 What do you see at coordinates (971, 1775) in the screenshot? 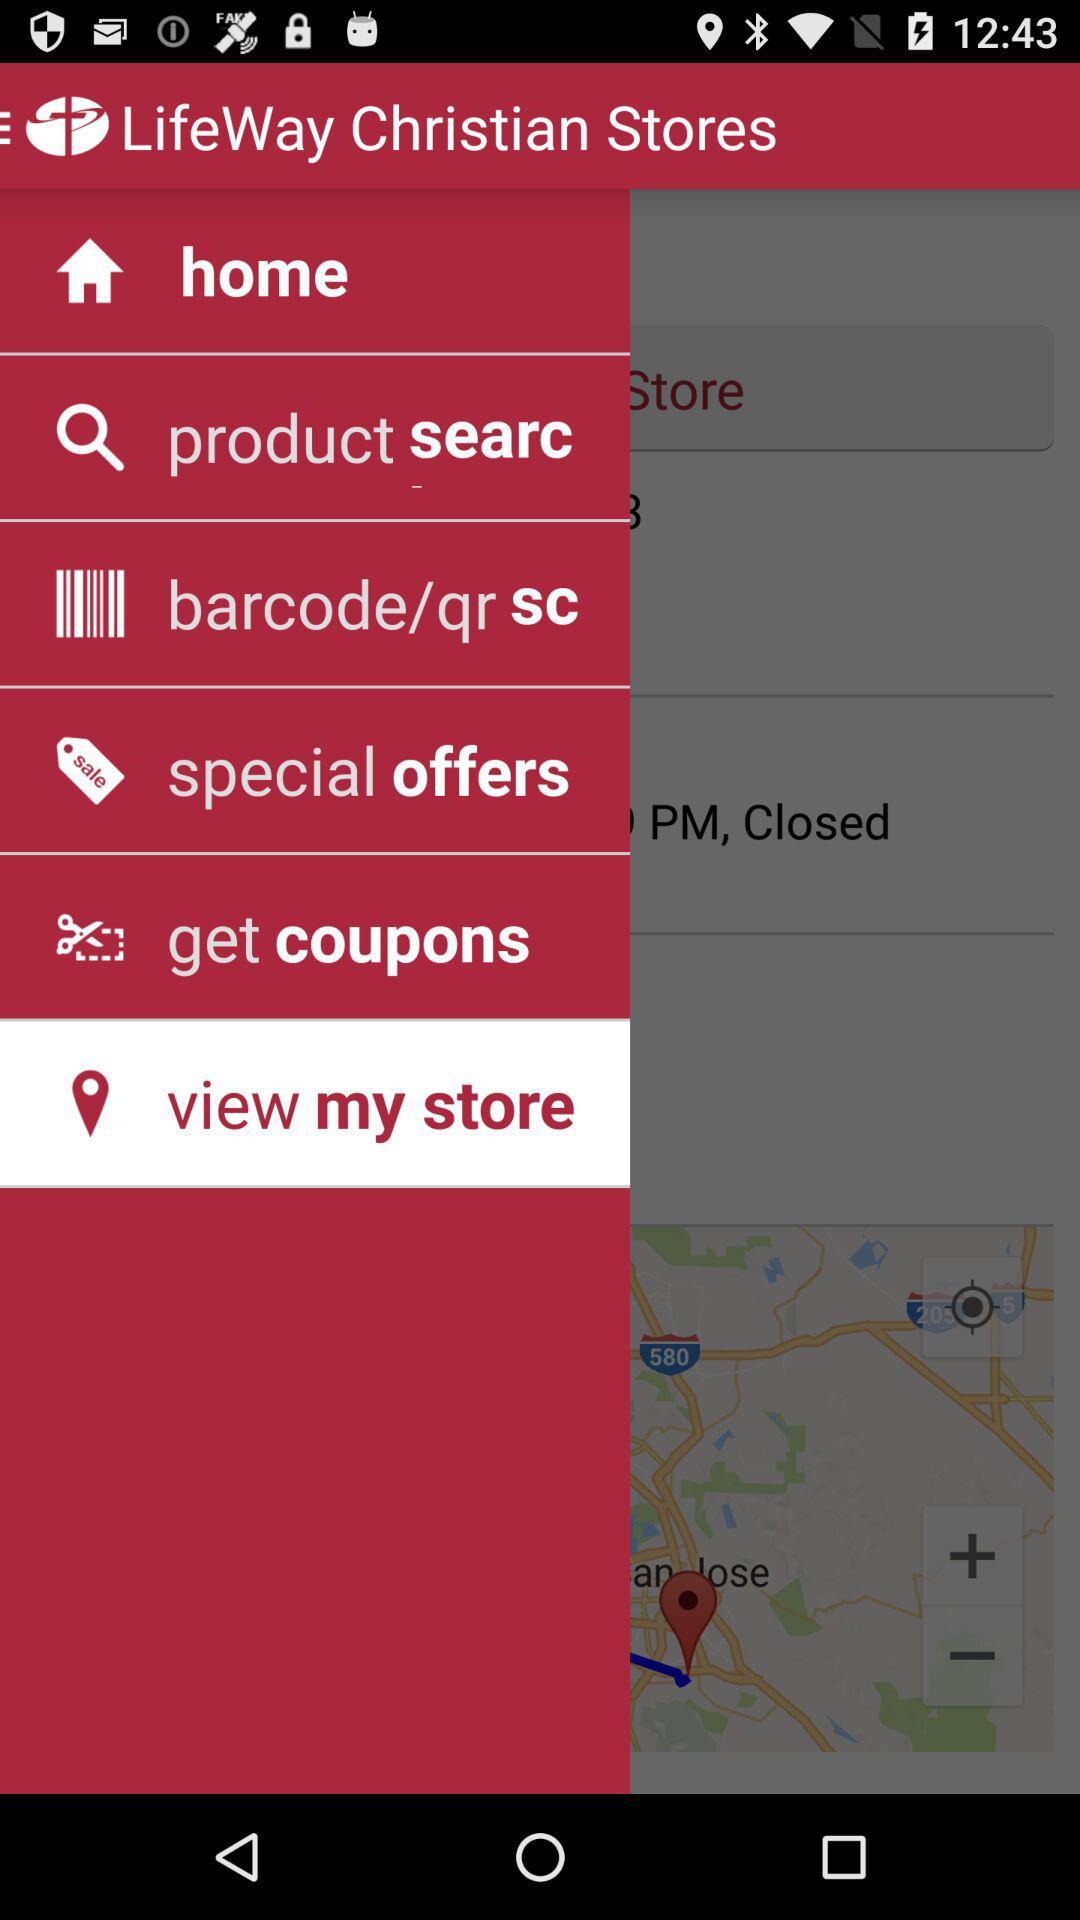
I see `the minus icon` at bounding box center [971, 1775].